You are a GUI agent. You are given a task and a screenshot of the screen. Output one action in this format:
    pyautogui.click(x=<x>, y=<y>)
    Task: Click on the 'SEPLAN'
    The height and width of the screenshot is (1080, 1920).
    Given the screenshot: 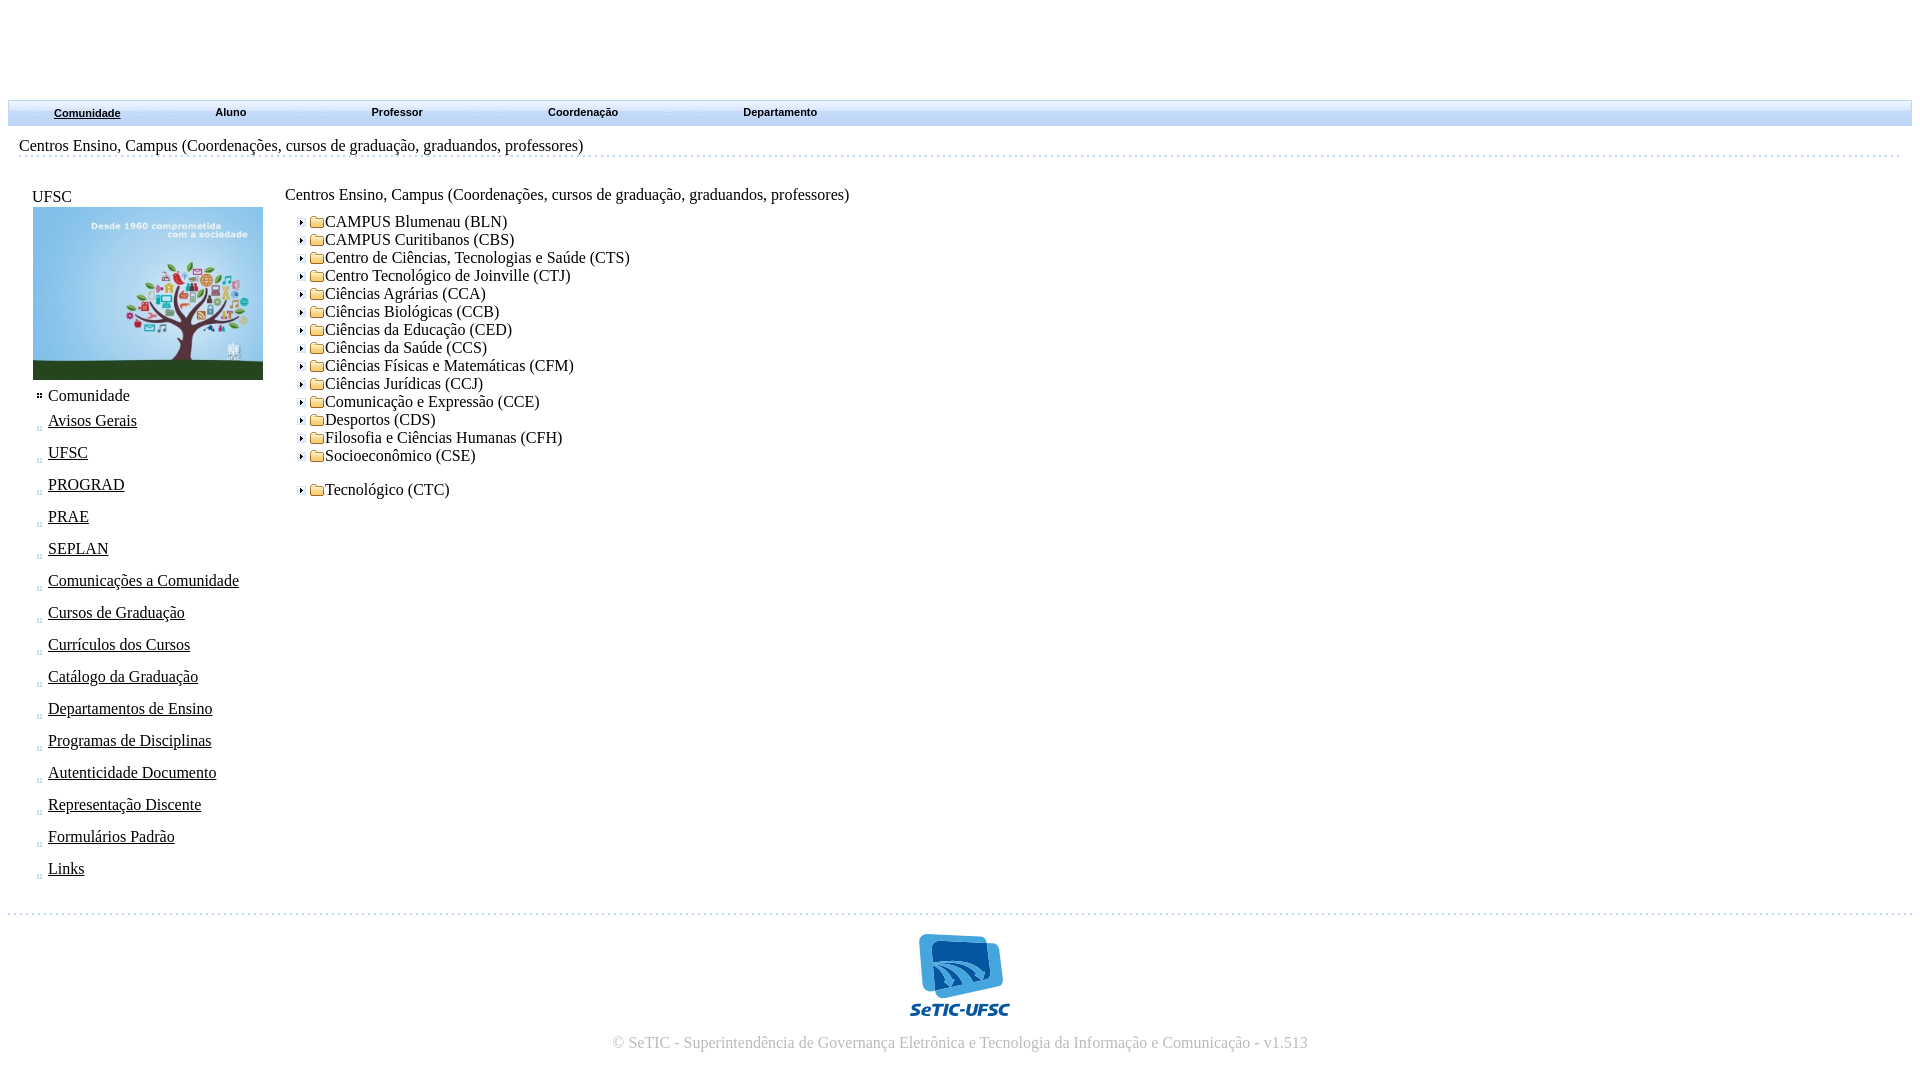 What is the action you would take?
    pyautogui.click(x=77, y=548)
    